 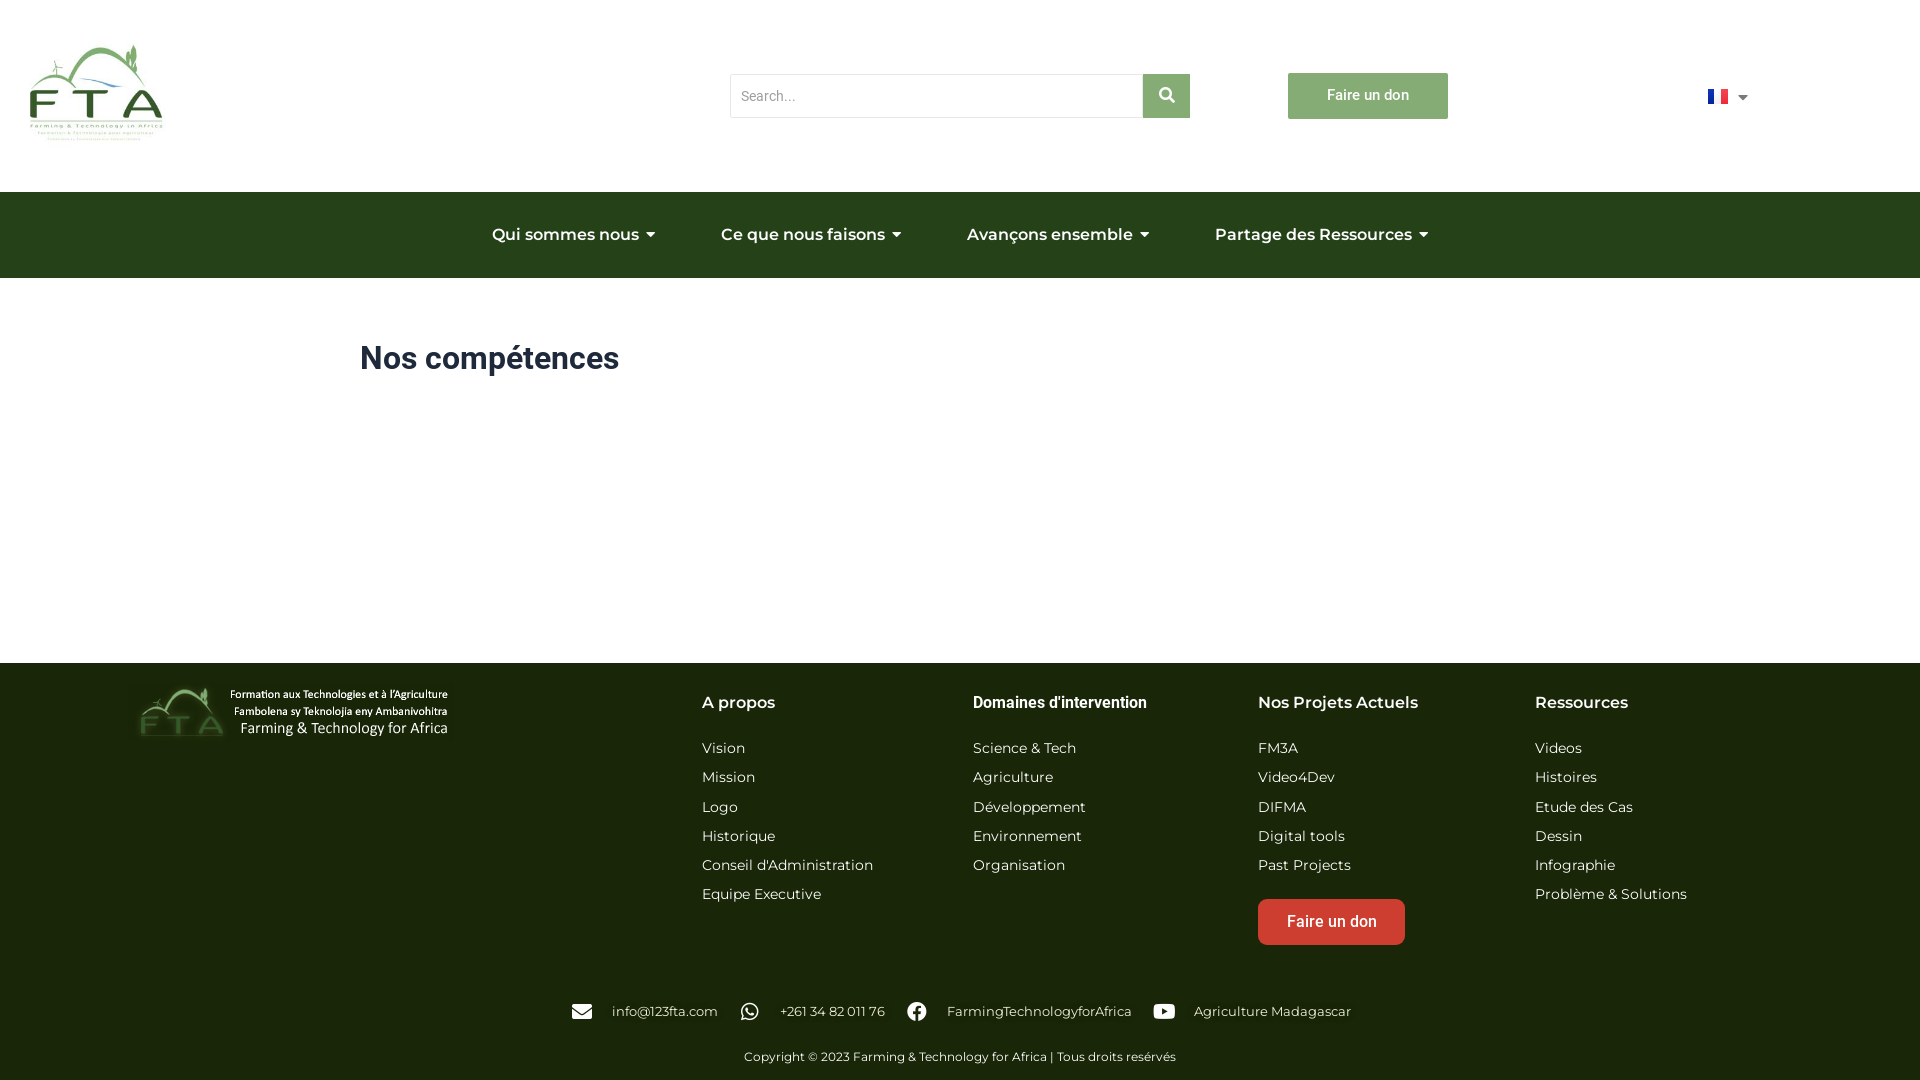 I want to click on 'Mission', so click(x=727, y=777).